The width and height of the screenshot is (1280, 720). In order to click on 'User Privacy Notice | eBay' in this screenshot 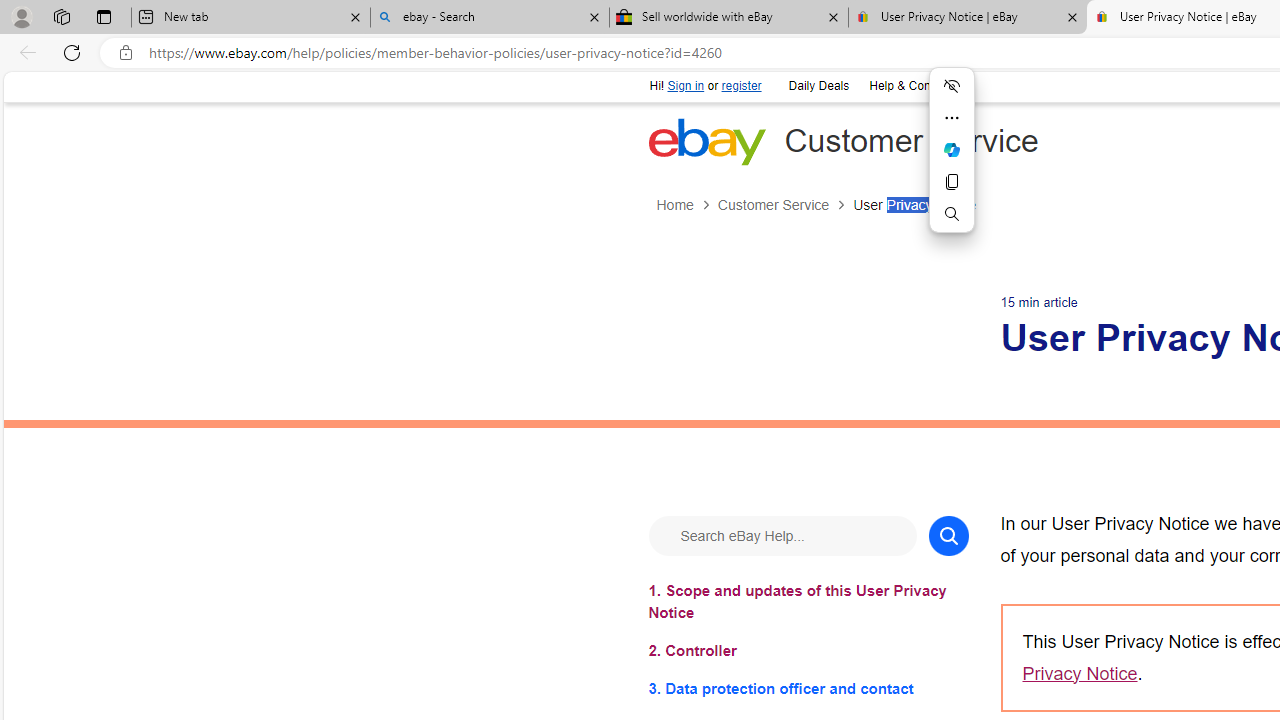, I will do `click(967, 17)`.